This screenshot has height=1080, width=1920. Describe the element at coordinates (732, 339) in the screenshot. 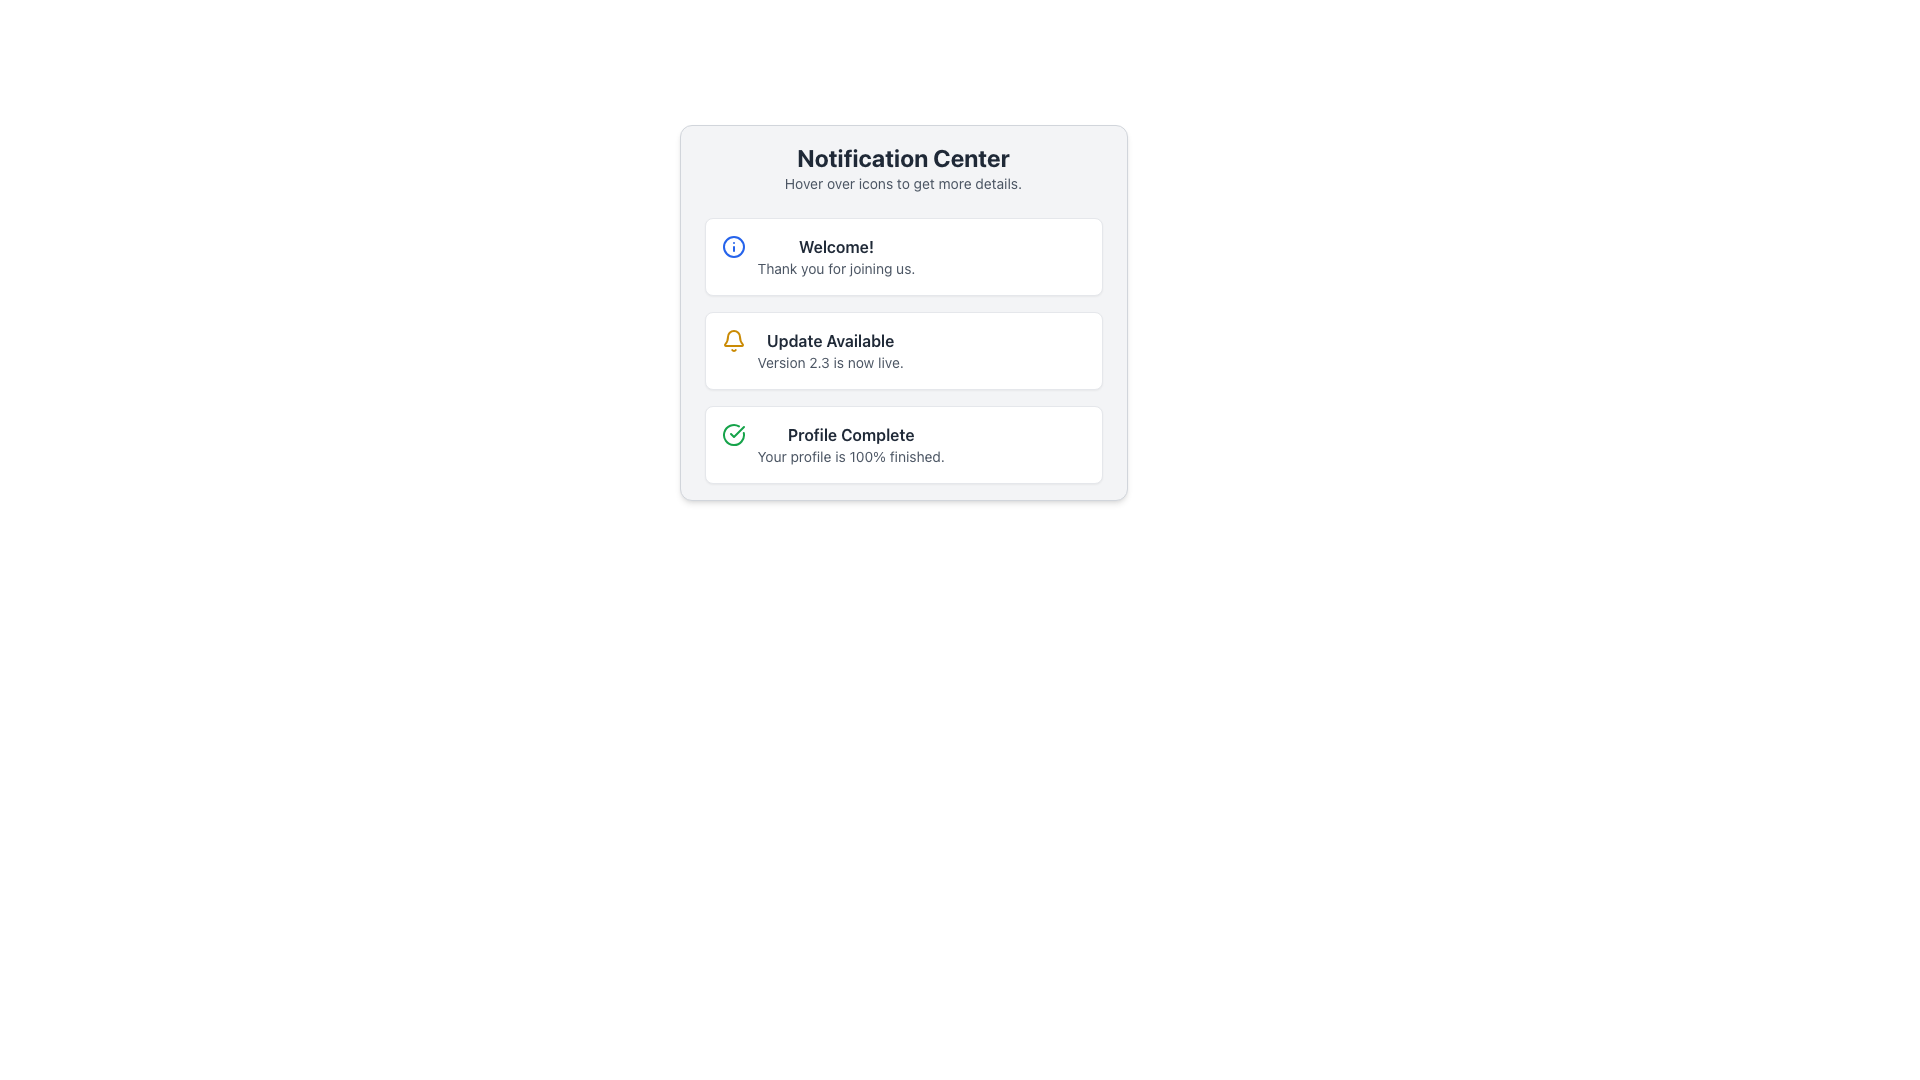

I see `the bell icon located at the beginning of the second notification card titled 'Update Available', which contains the text 'Version 2.3 is now live.'` at that location.